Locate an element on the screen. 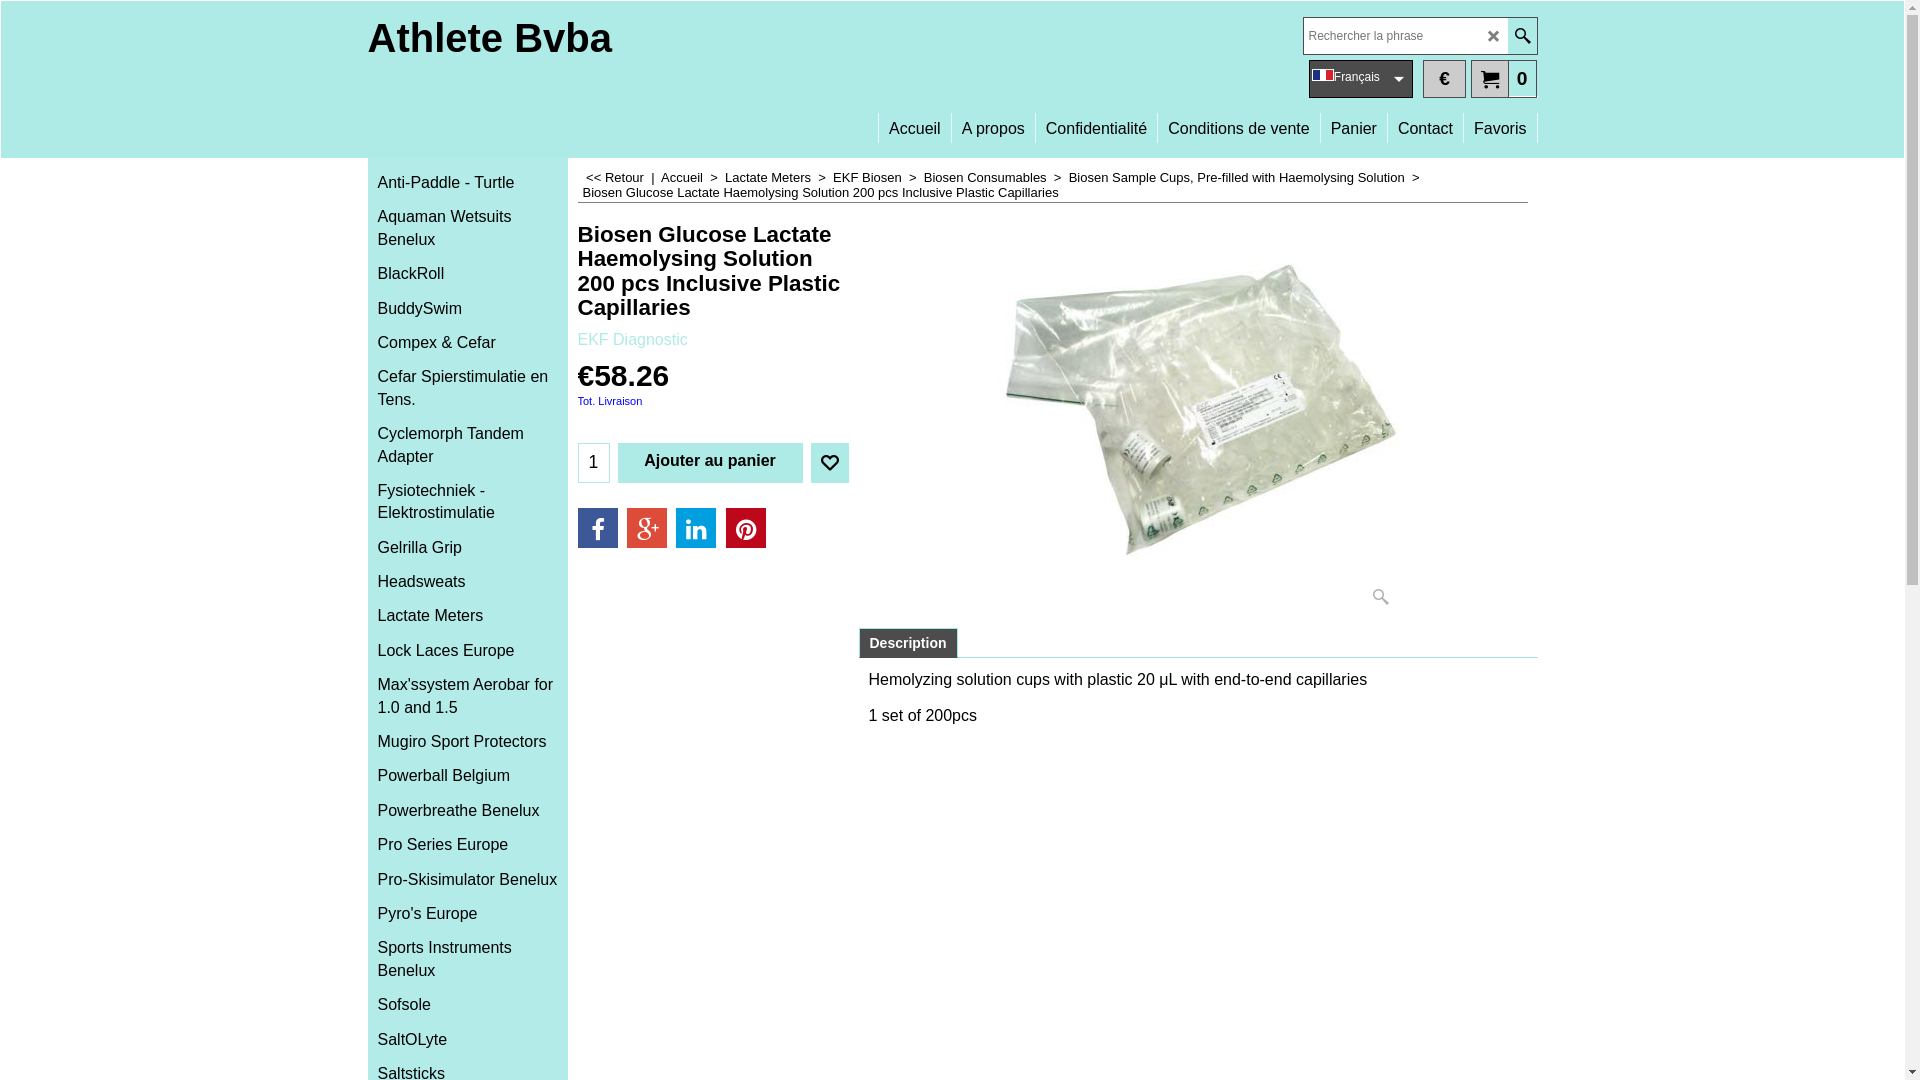 This screenshot has height=1080, width=1920. 'Anti-Paddle - Turtle' is located at coordinates (467, 182).